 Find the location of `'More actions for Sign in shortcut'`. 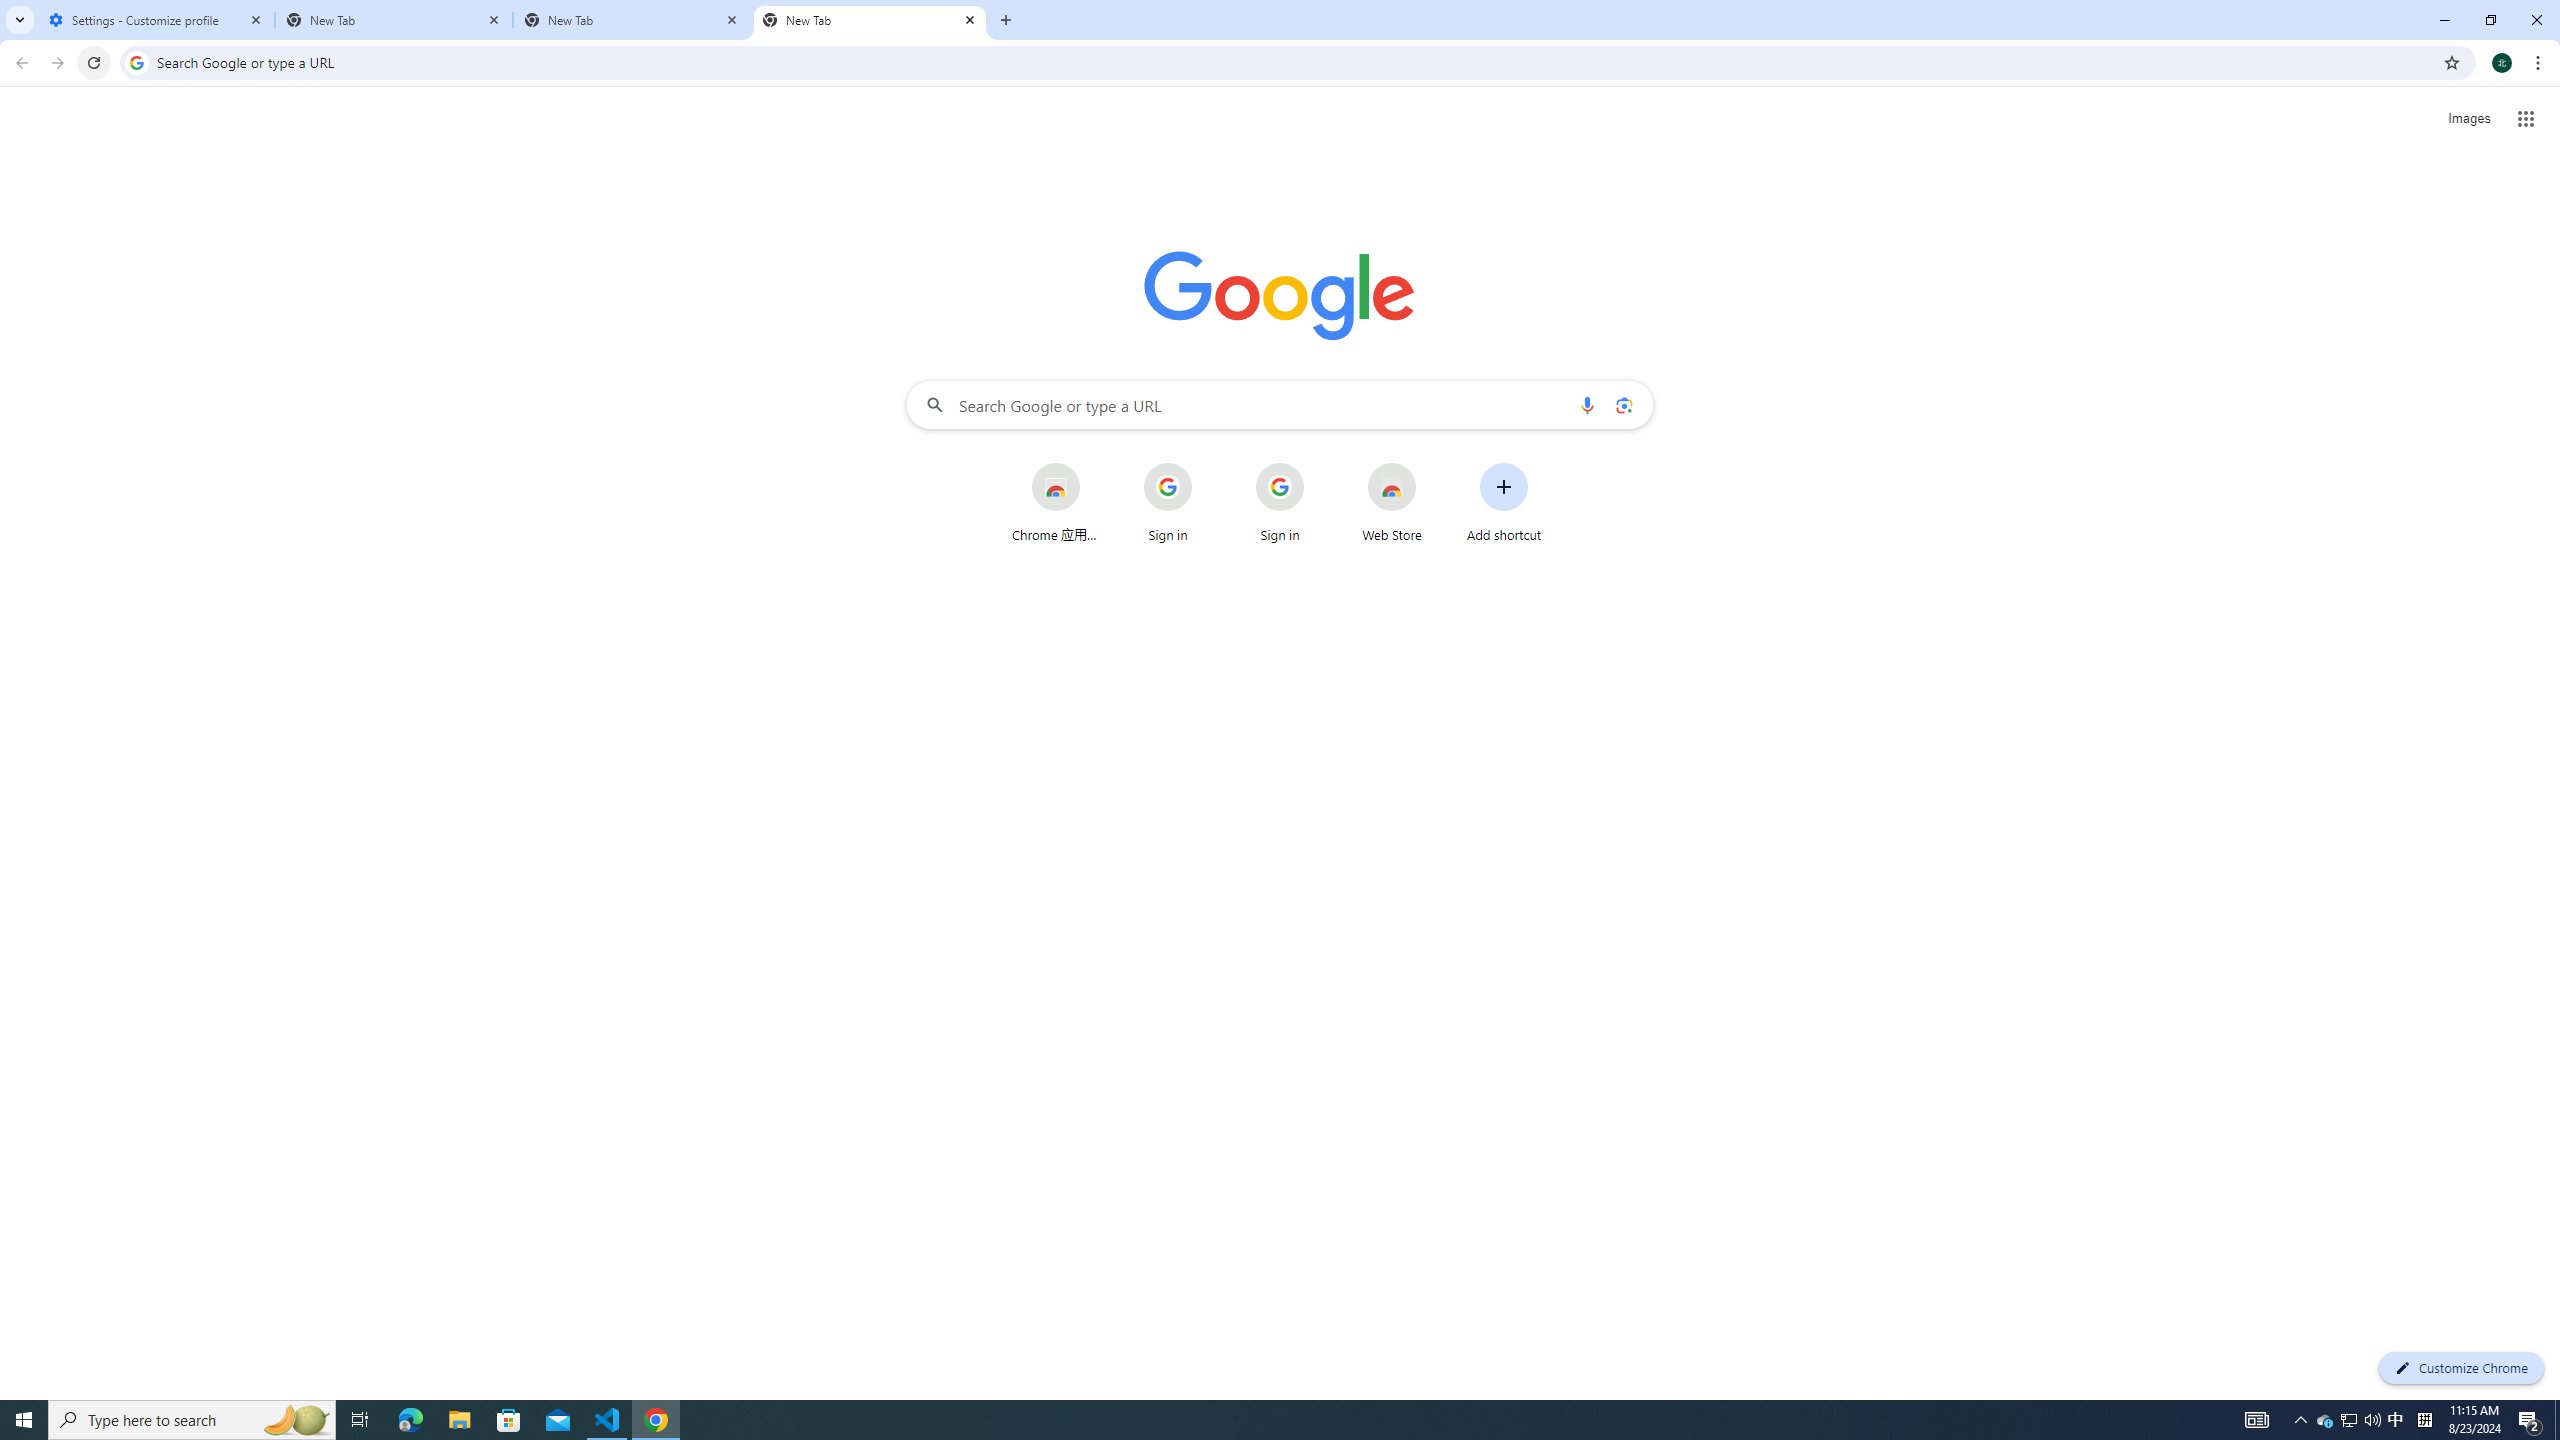

'More actions for Sign in shortcut' is located at coordinates (1318, 464).